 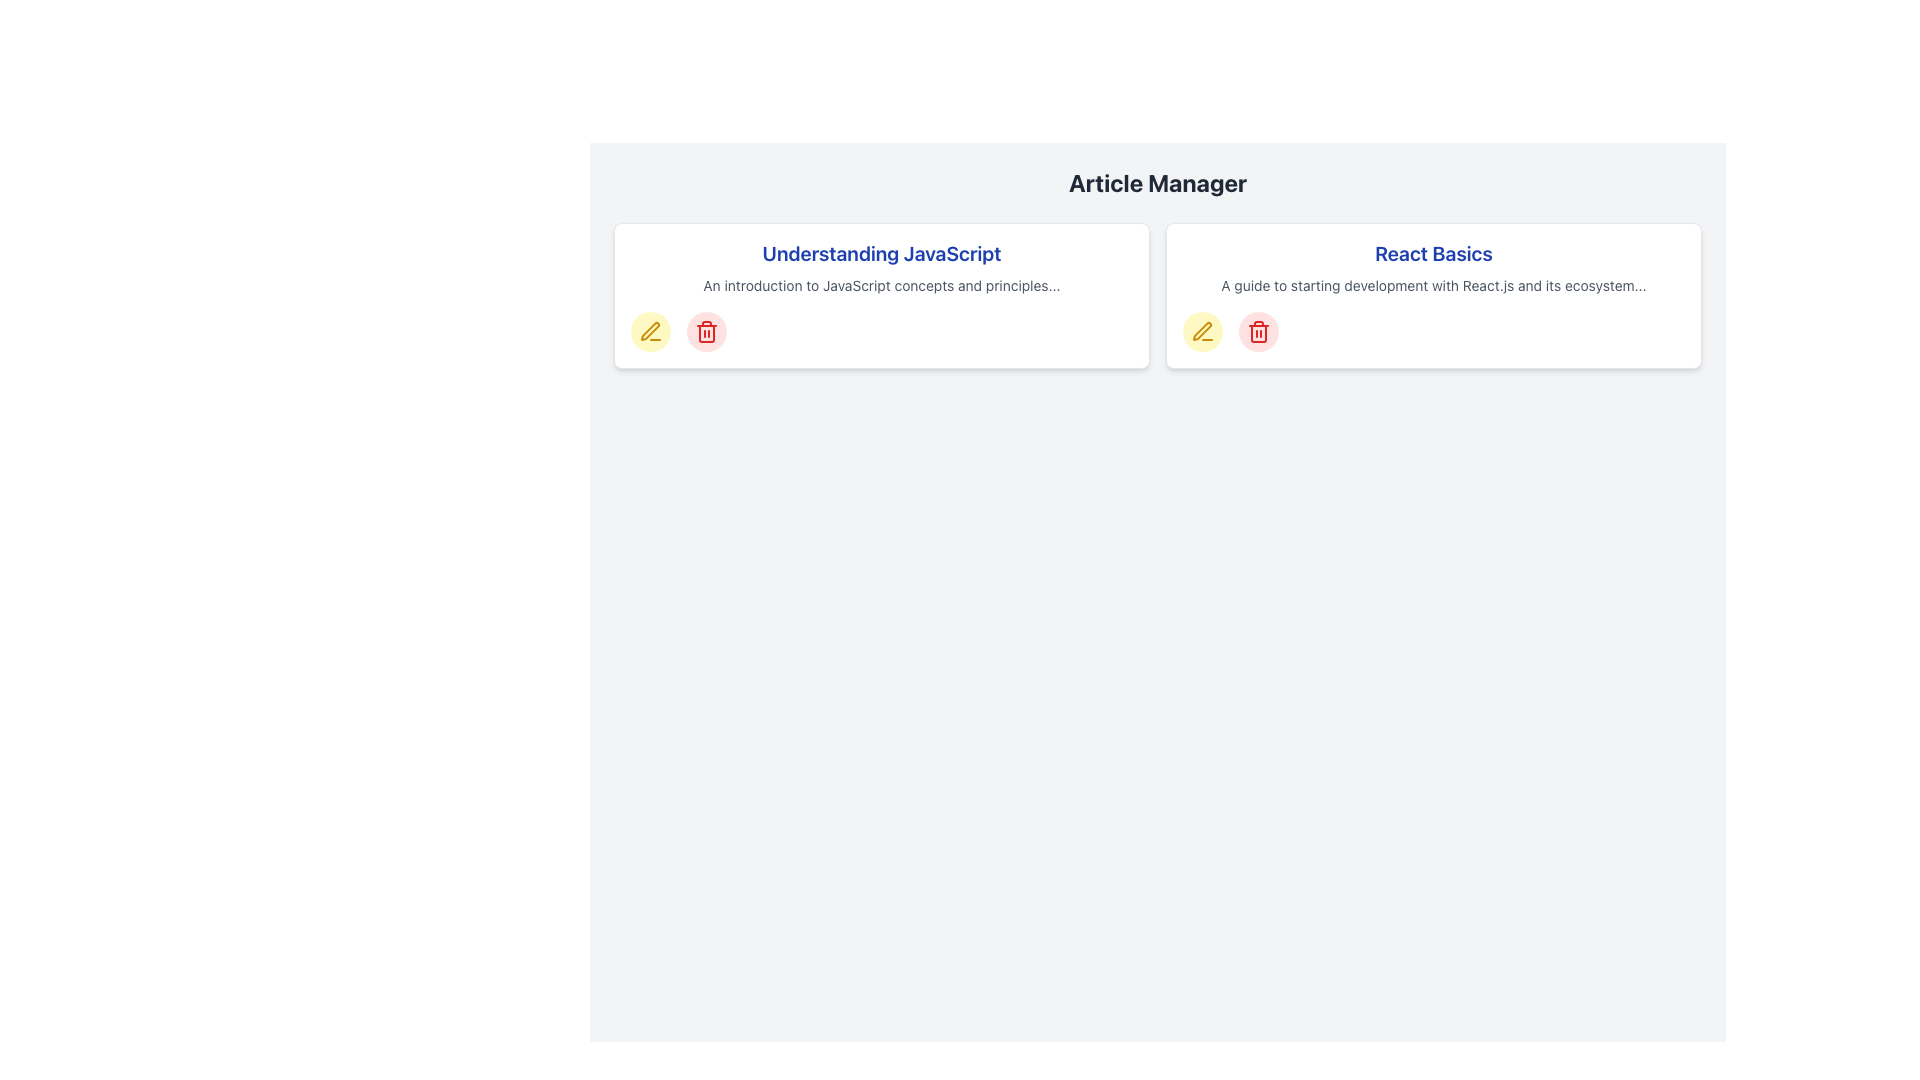 What do you see at coordinates (651, 330) in the screenshot?
I see `the circular button with a pen icon, which is styled with a yellow background` at bounding box center [651, 330].